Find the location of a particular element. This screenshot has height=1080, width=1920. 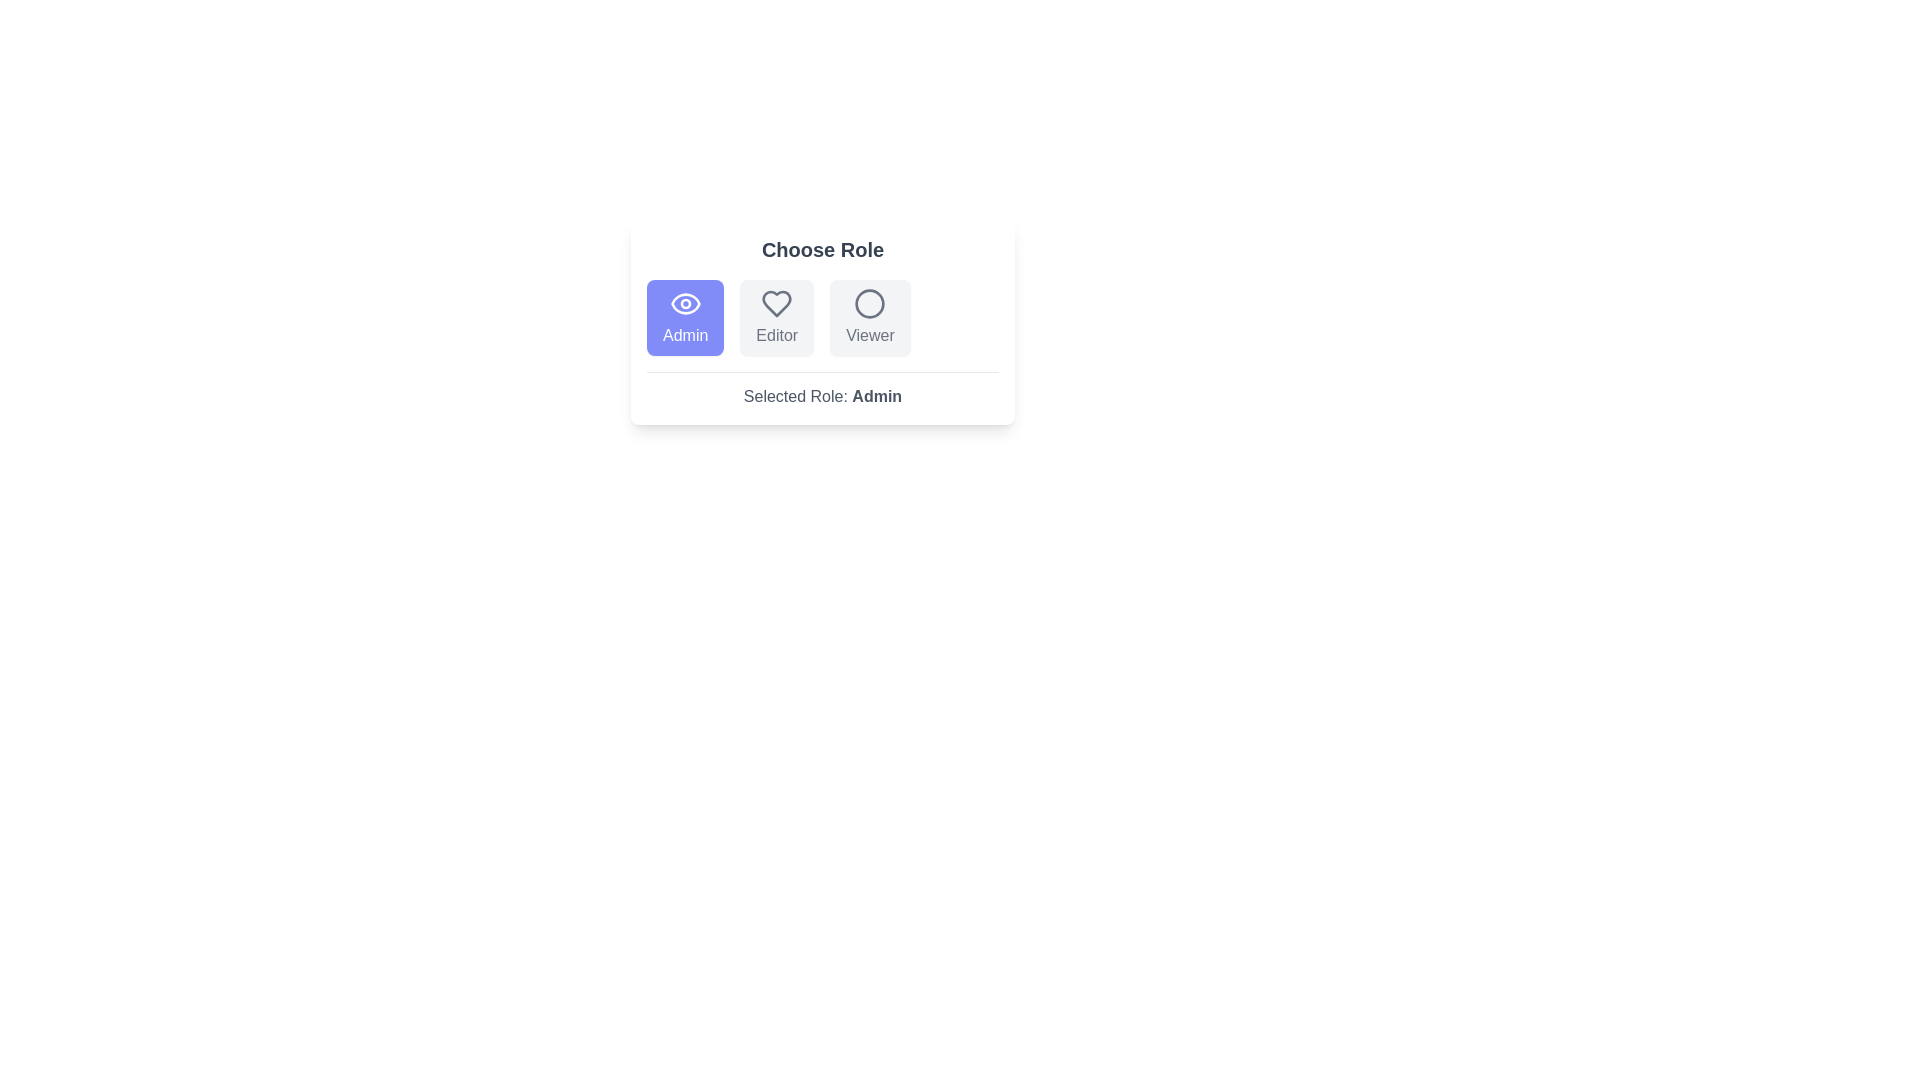

text label displaying 'Selected Role: Admin', which is positioned at the bottom center of a card-like structure, with 'Selected Role:' in gray and 'Admin' in bold is located at coordinates (822, 389).